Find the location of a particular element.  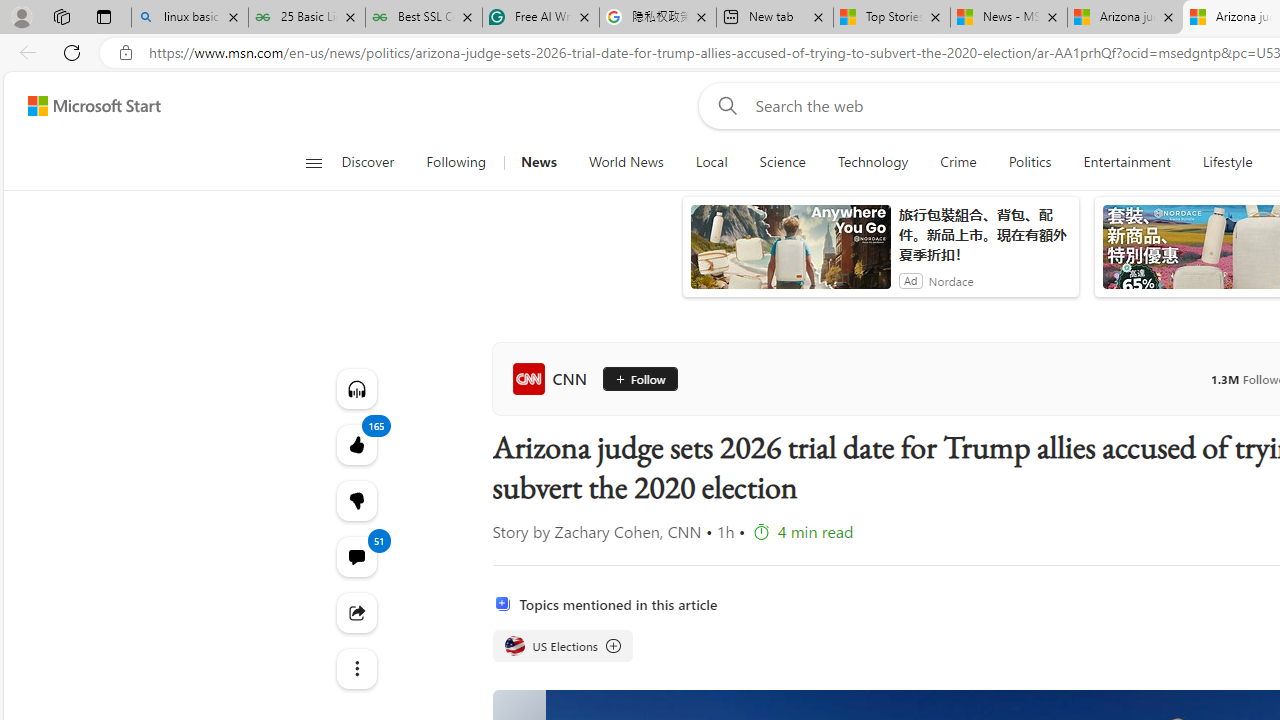

'anim-content' is located at coordinates (789, 254).